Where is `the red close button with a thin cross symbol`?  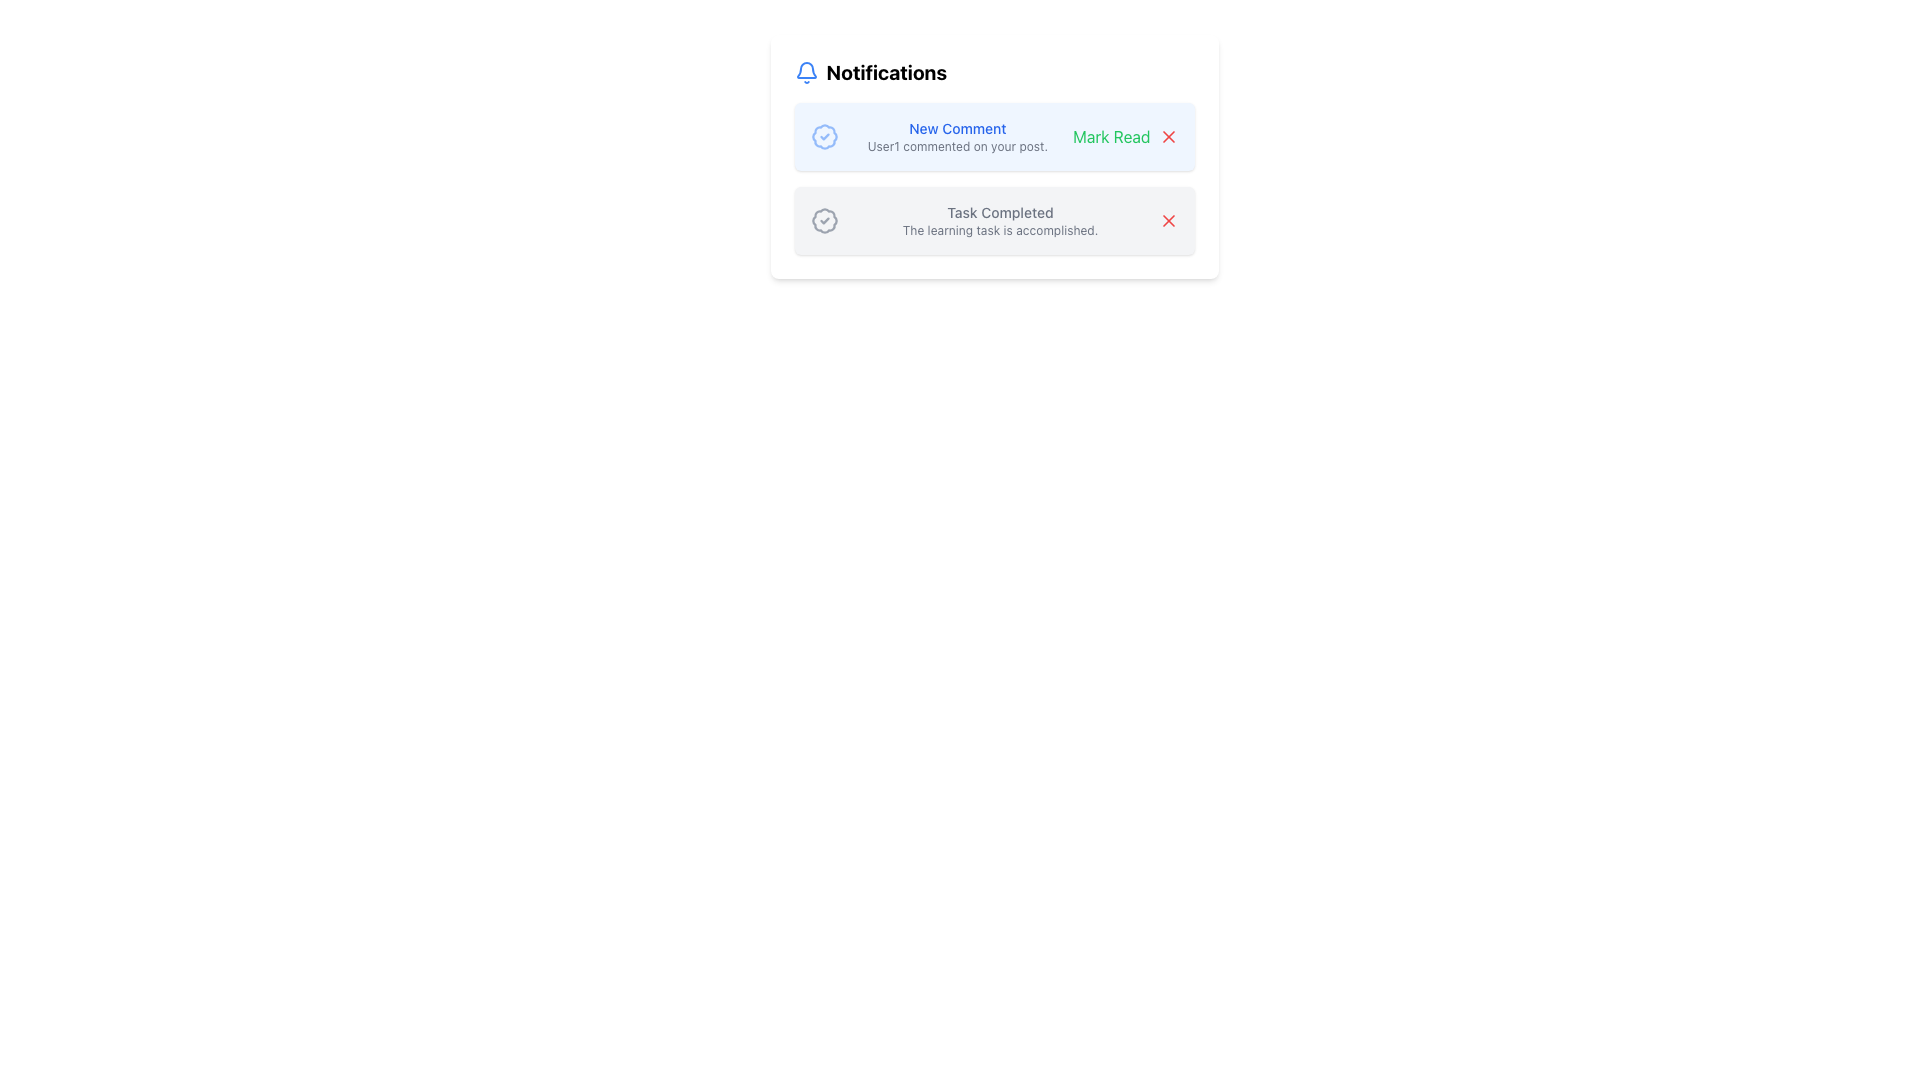 the red close button with a thin cross symbol is located at coordinates (1168, 136).